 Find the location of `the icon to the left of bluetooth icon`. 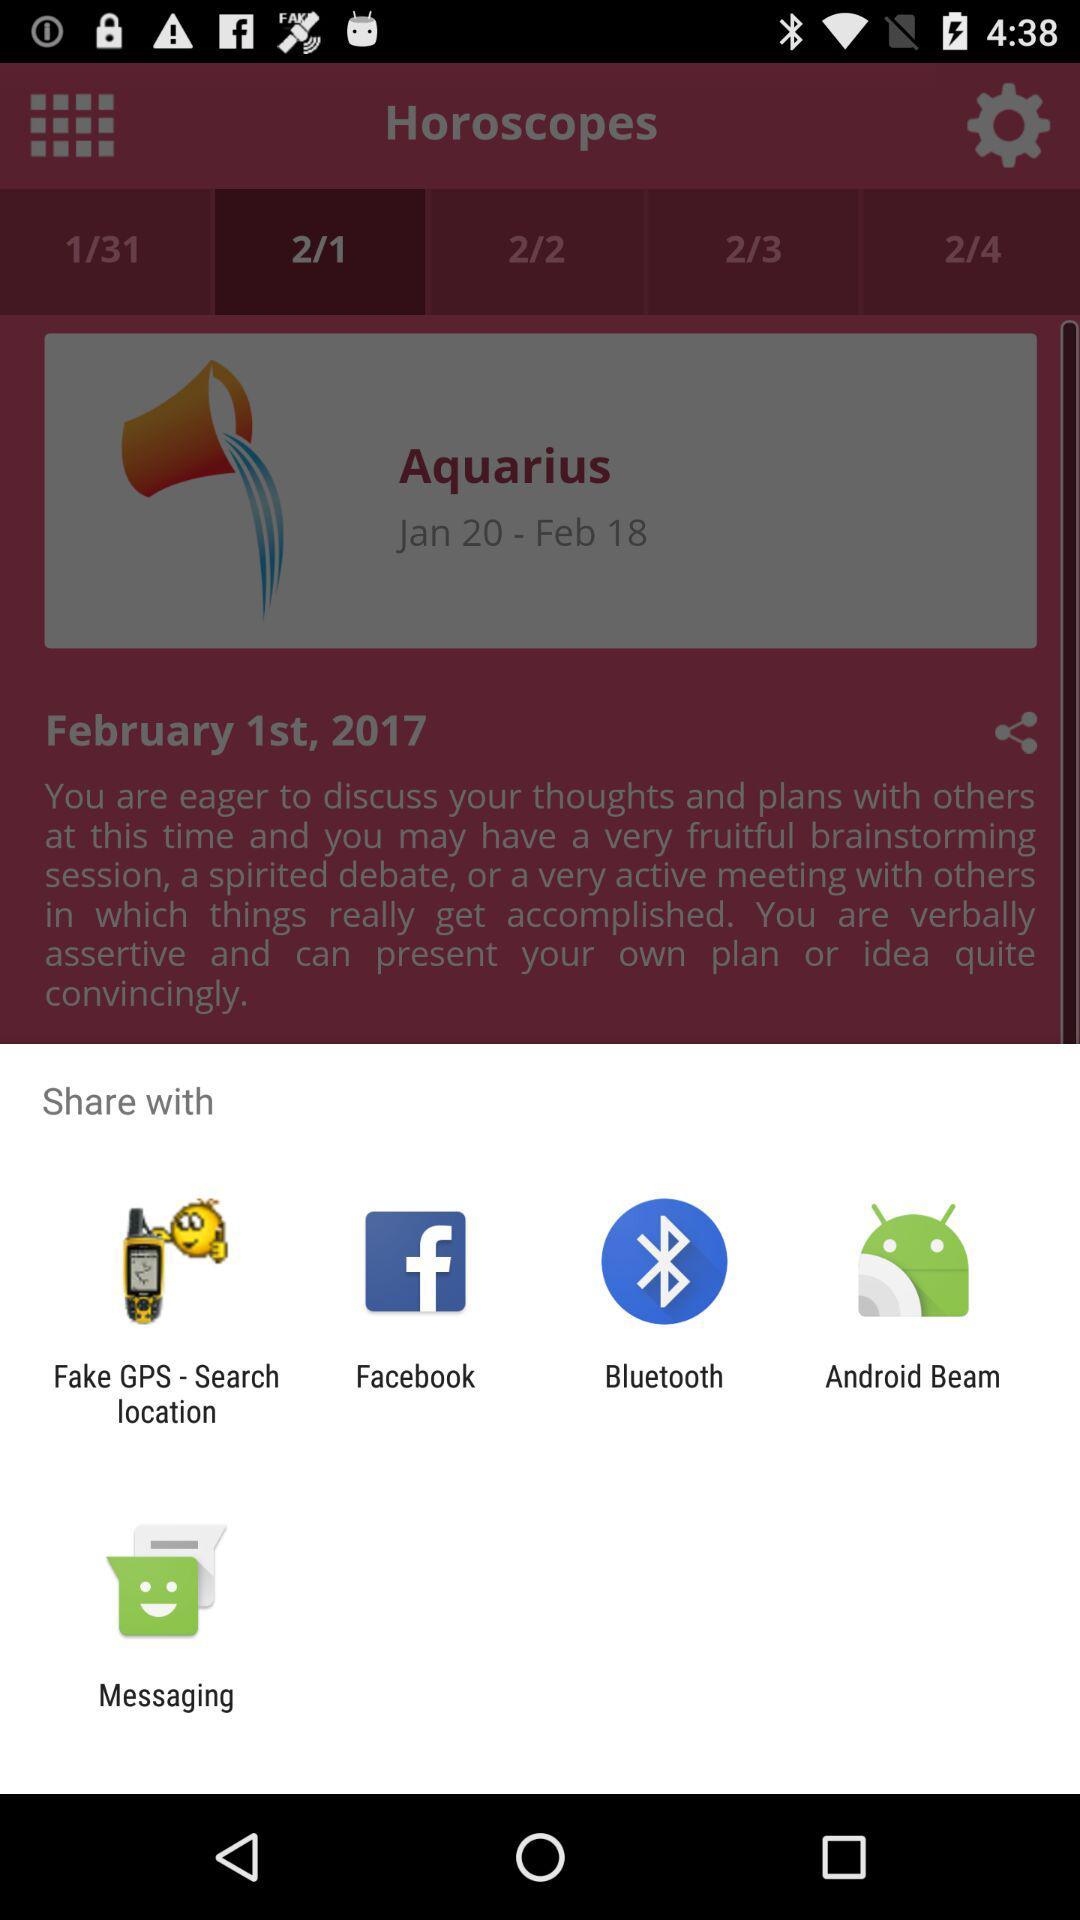

the icon to the left of bluetooth icon is located at coordinates (414, 1392).